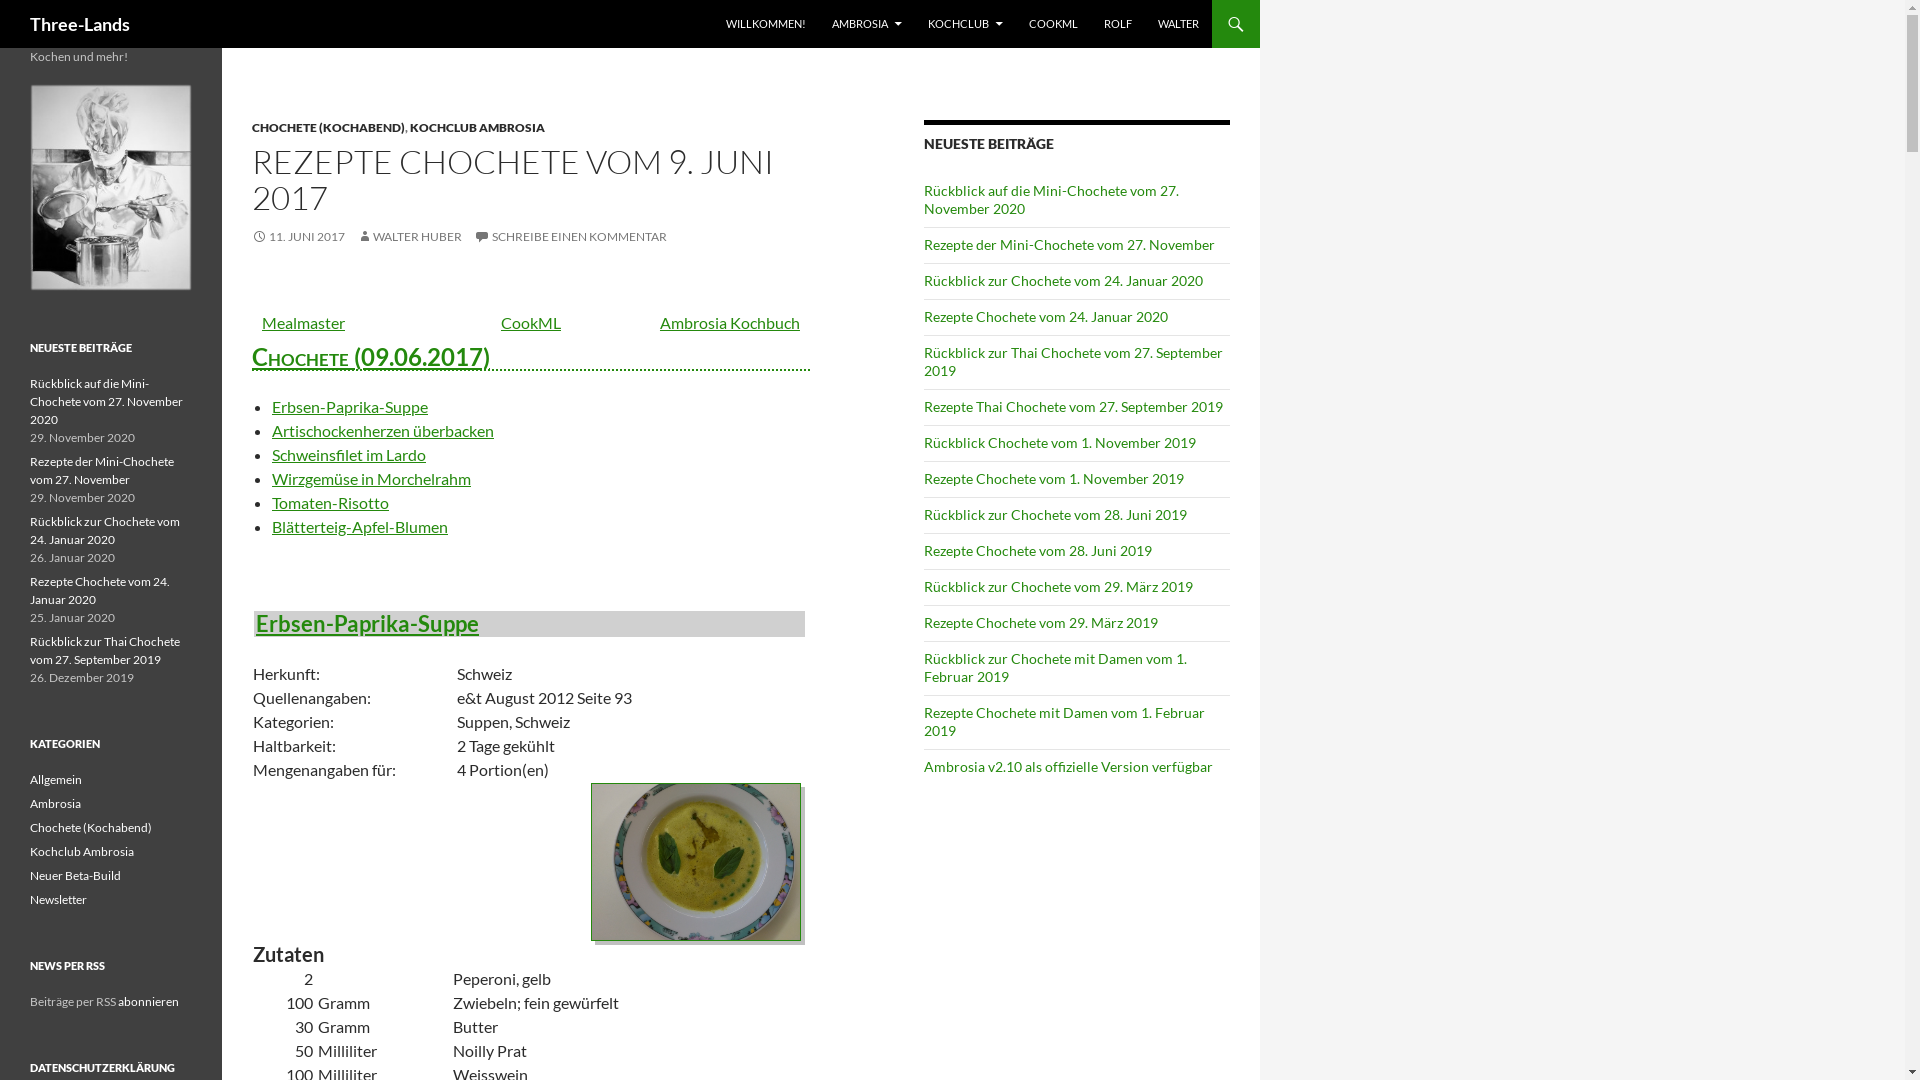  I want to click on 'Rezepte der Mini-Chochete vom 27. November', so click(1068, 243).